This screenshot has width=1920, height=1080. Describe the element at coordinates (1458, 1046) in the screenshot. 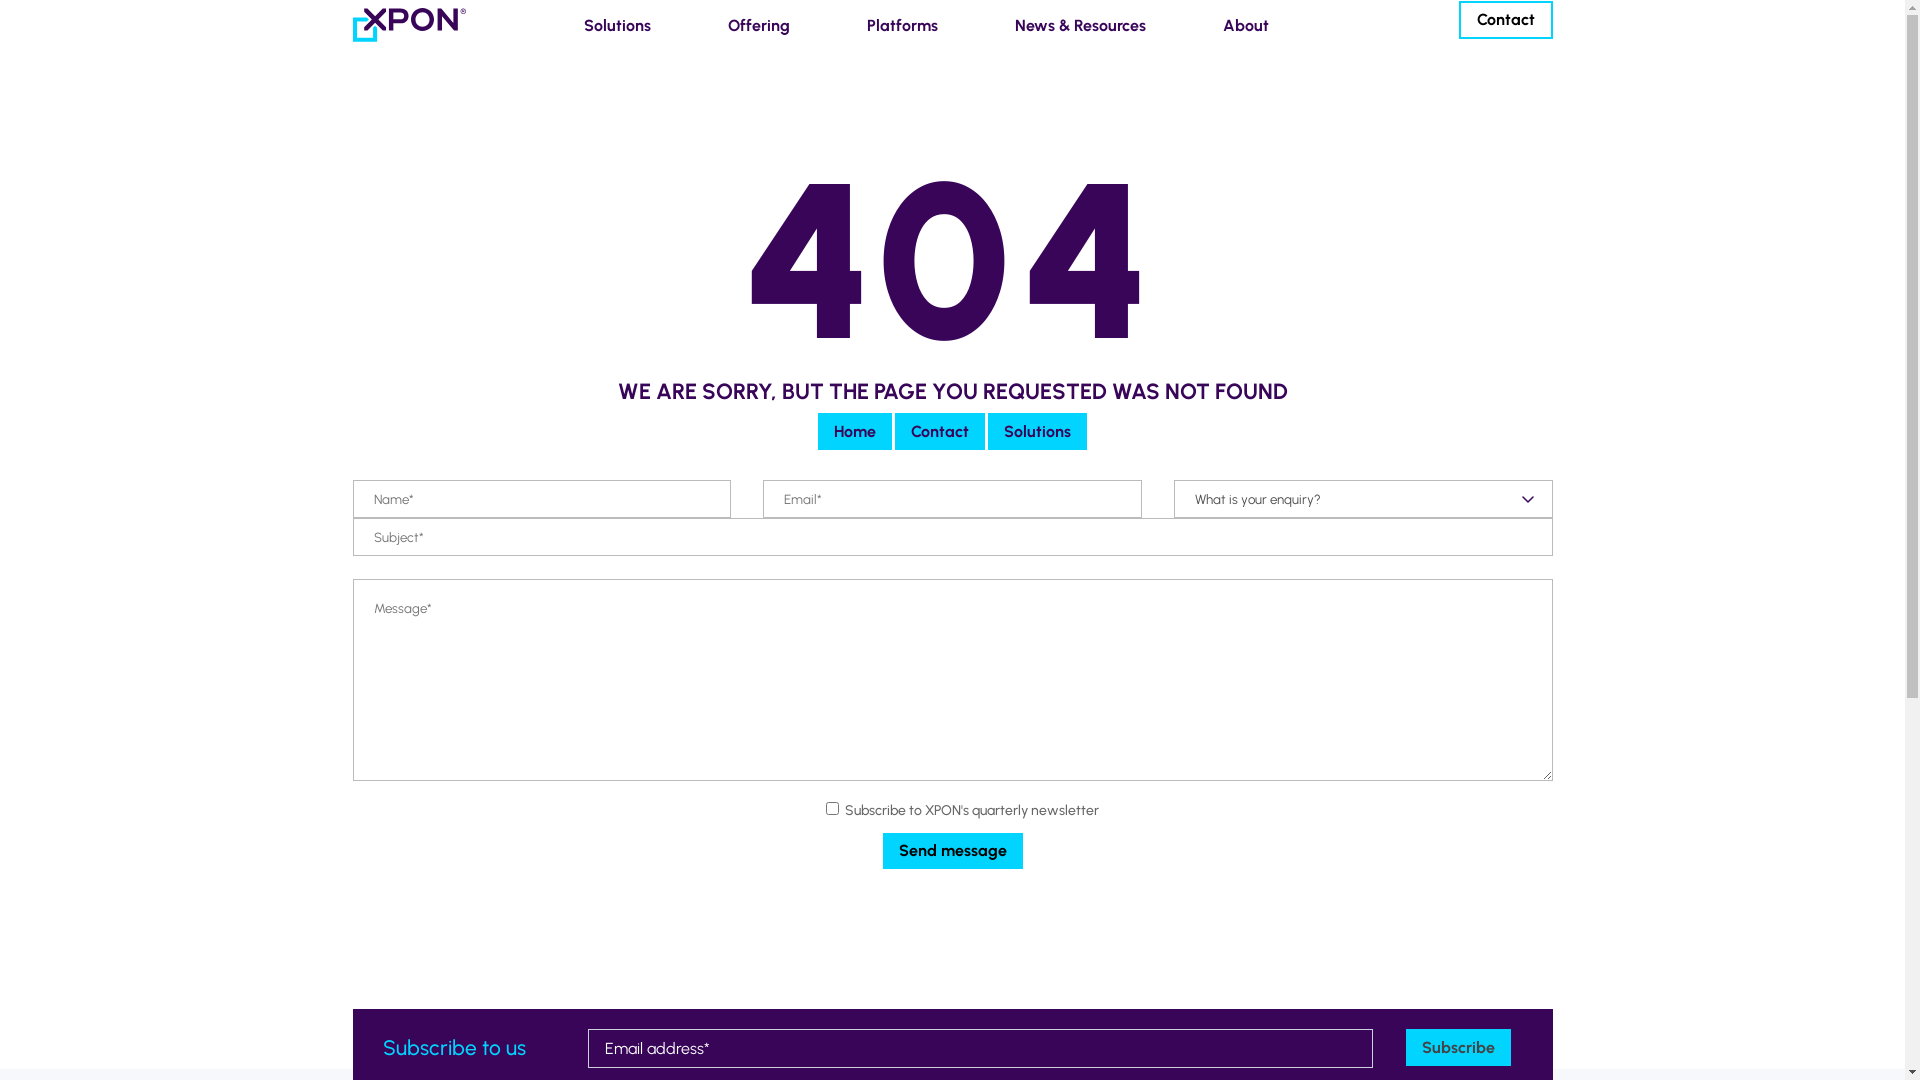

I see `'Subscribe'` at that location.